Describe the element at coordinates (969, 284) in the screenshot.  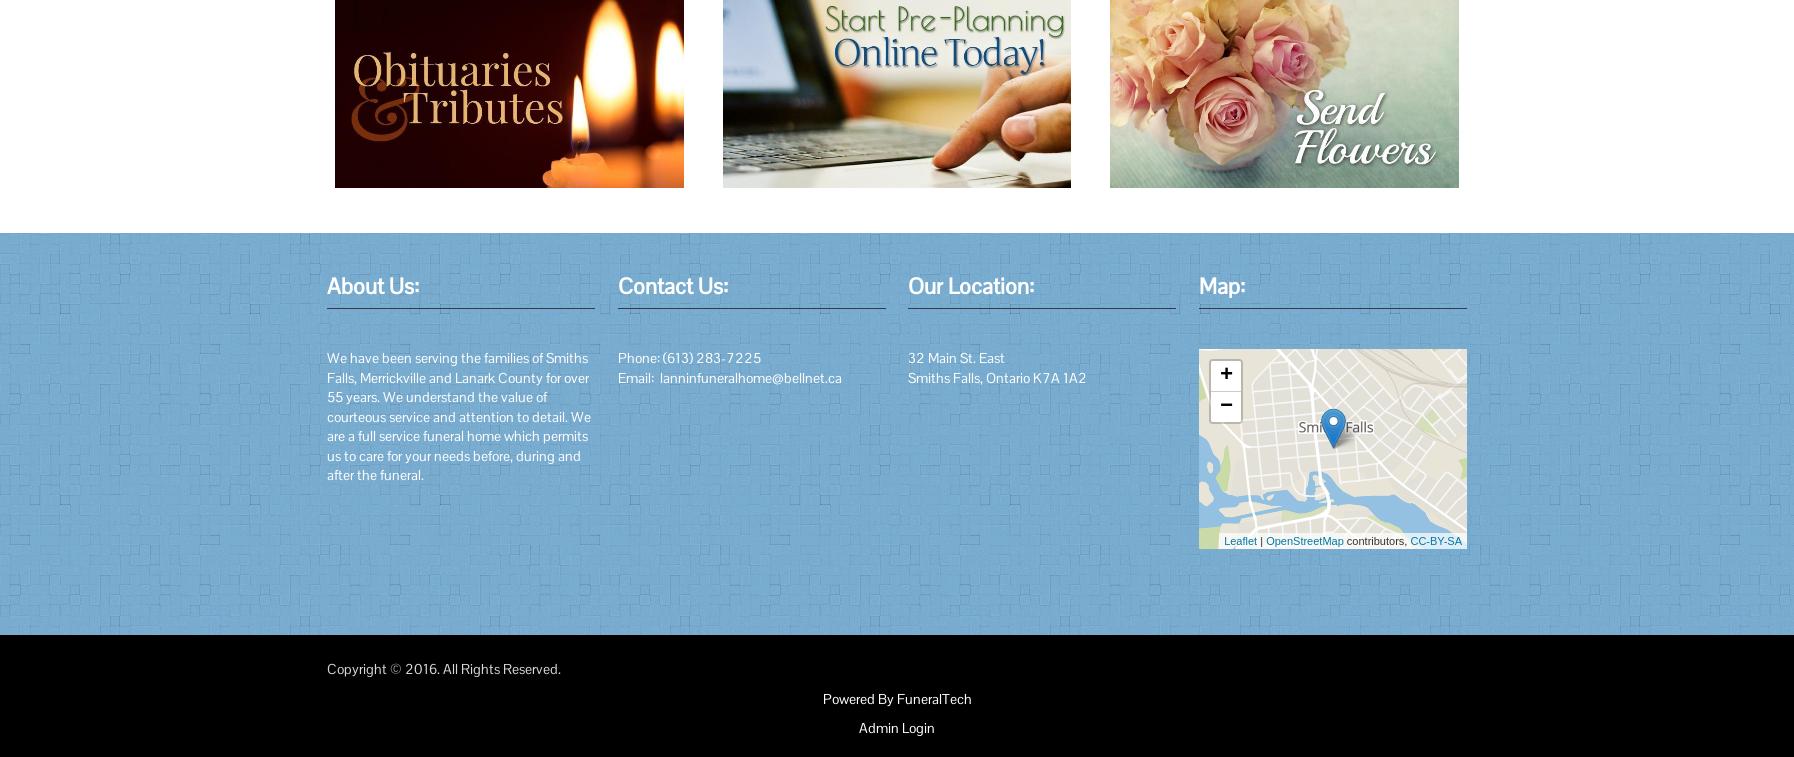
I see `'Our Location:'` at that location.